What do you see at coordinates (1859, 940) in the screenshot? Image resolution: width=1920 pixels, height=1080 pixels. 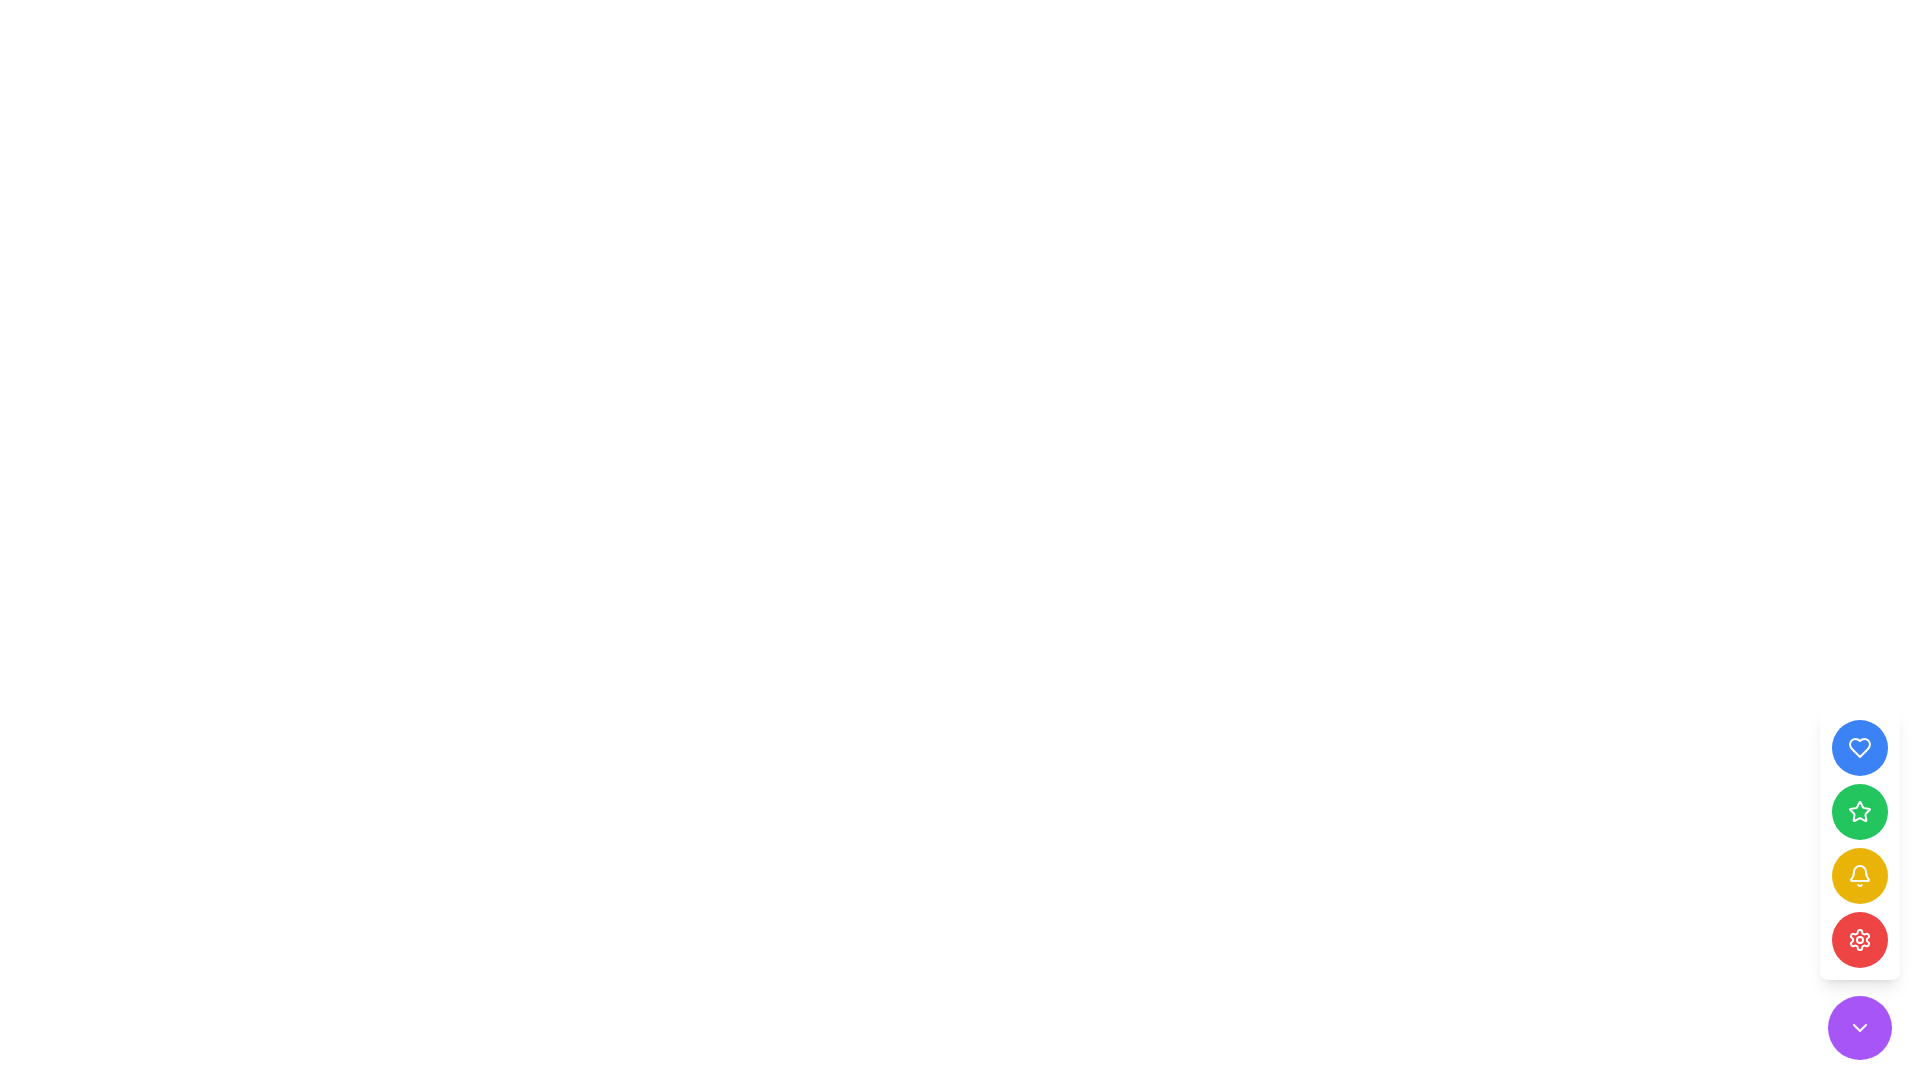 I see `the red cog-like icon button, which is the fifth icon from the top in a vertical stack of interactive icons` at bounding box center [1859, 940].